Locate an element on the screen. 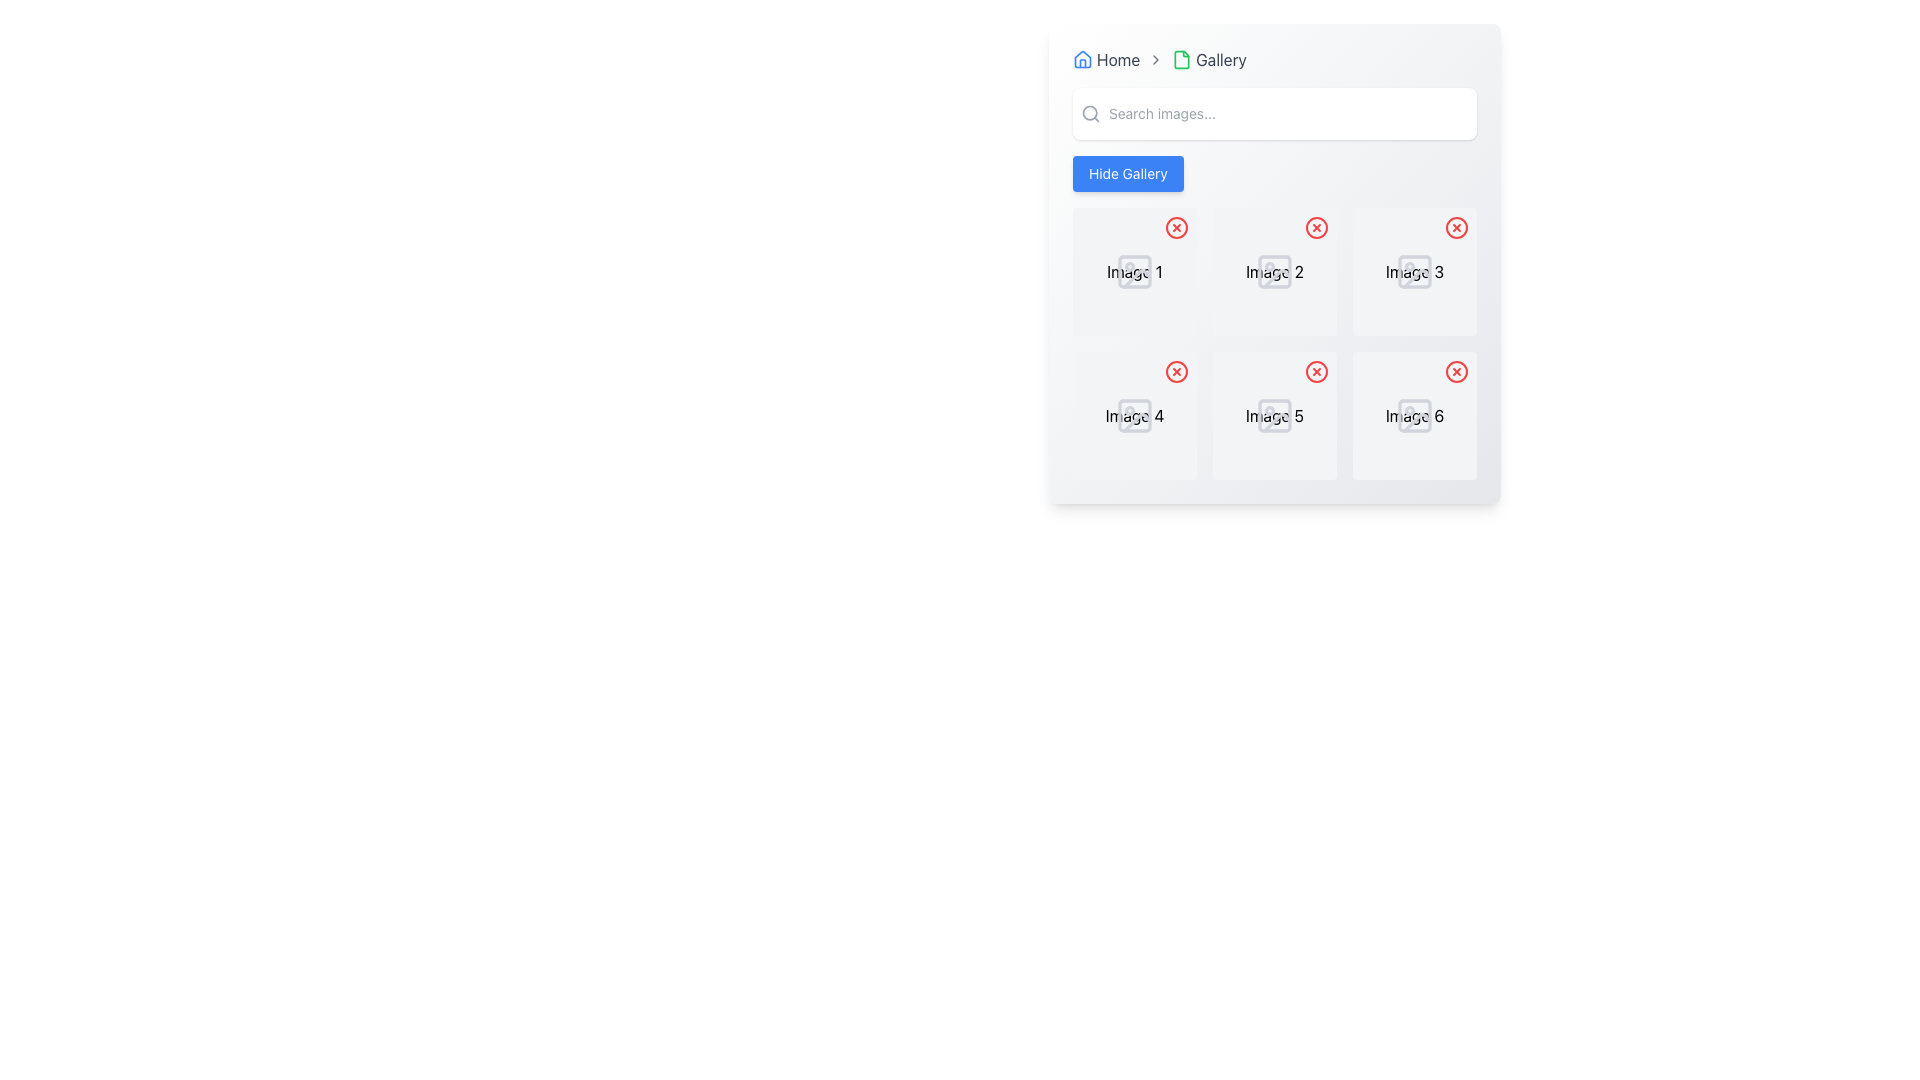  'Gallery' text label element, which indicates the current section in the application's navigation structure, for accessibility information is located at coordinates (1220, 59).